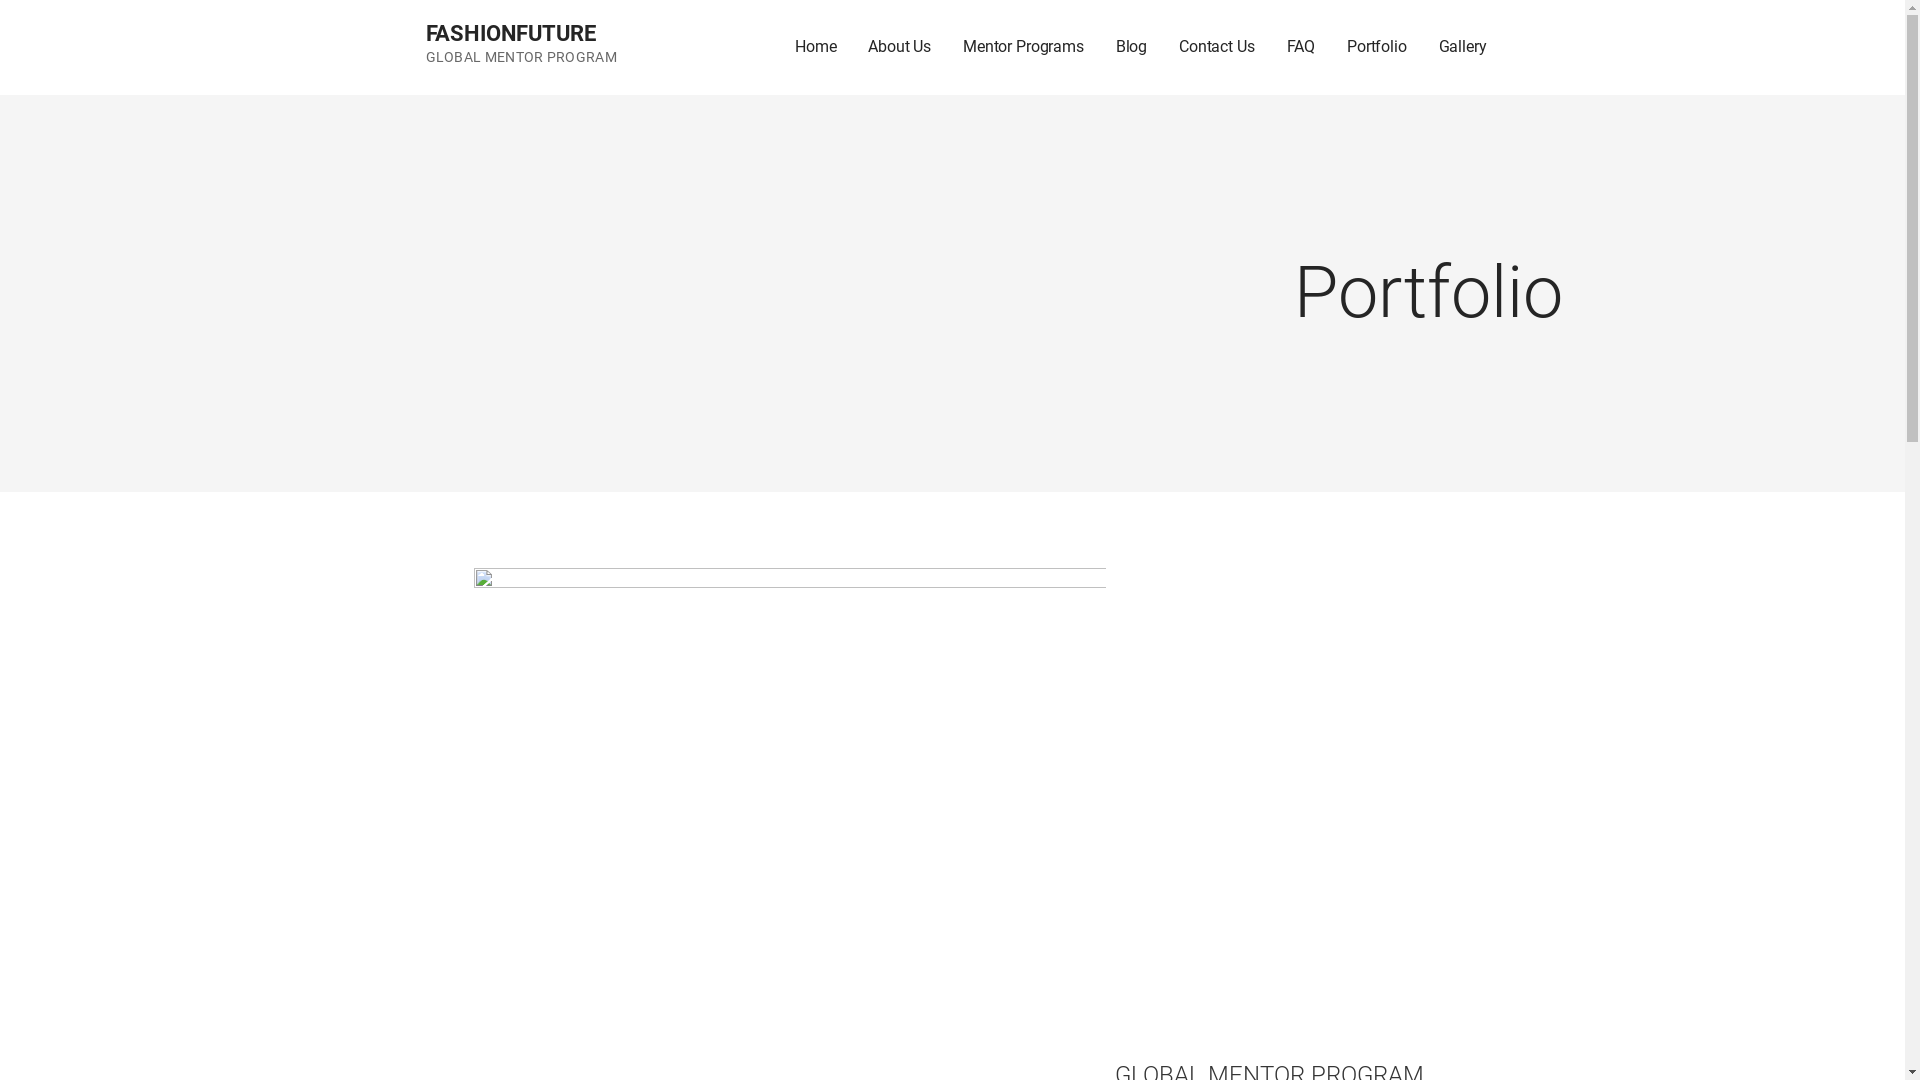 The image size is (1920, 1080). Describe the element at coordinates (1098, 46) in the screenshot. I see `'Blog'` at that location.